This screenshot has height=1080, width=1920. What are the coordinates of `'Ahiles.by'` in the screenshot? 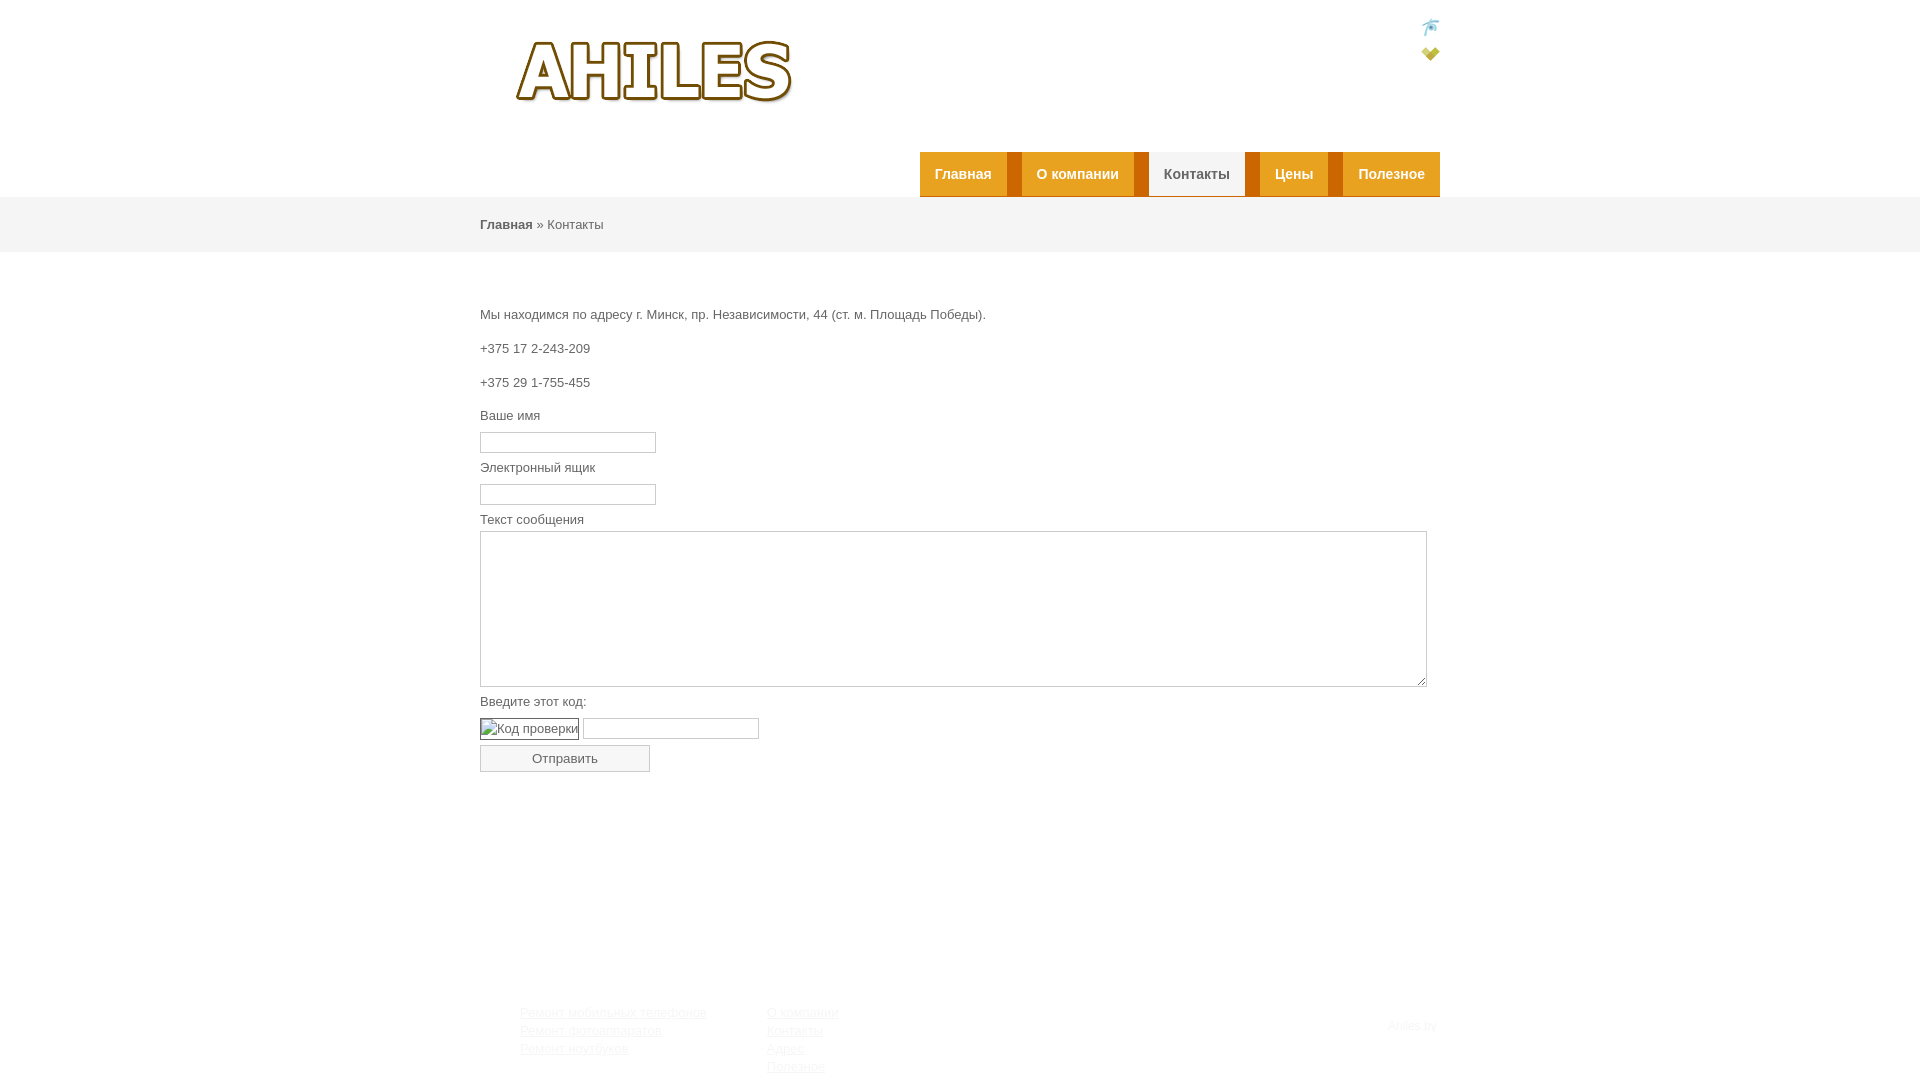 It's located at (1411, 1026).